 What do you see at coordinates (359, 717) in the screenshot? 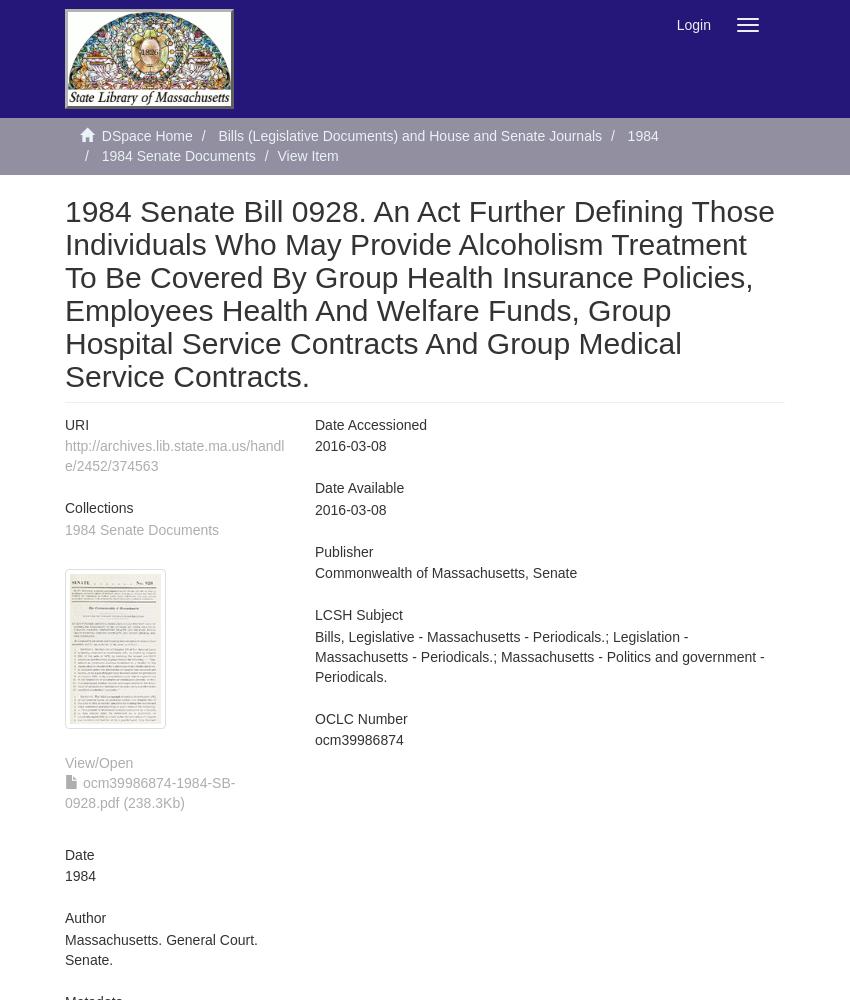
I see `'OCLC Number'` at bounding box center [359, 717].